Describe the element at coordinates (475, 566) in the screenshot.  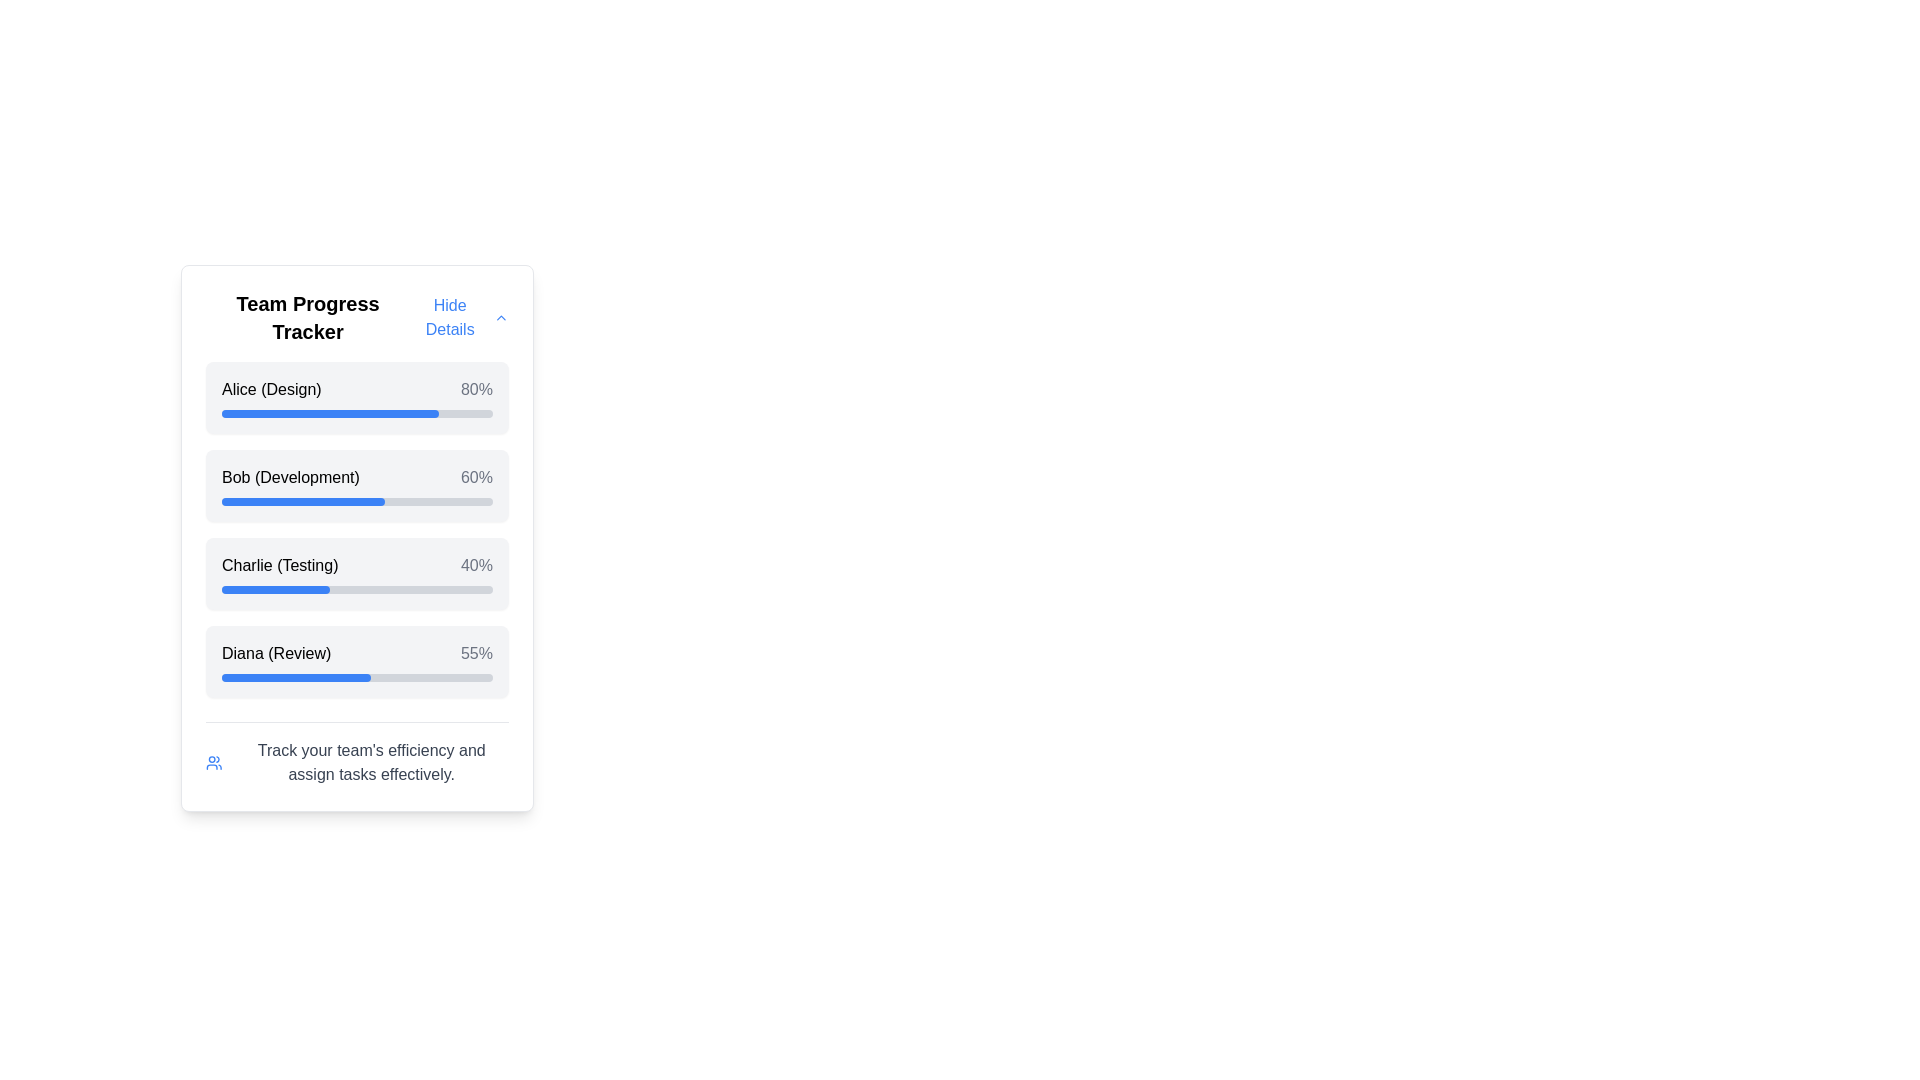
I see `the text label displaying '40%' in gray color, which is located at the far right of the row containing 'Charlie (Testing)'` at that location.